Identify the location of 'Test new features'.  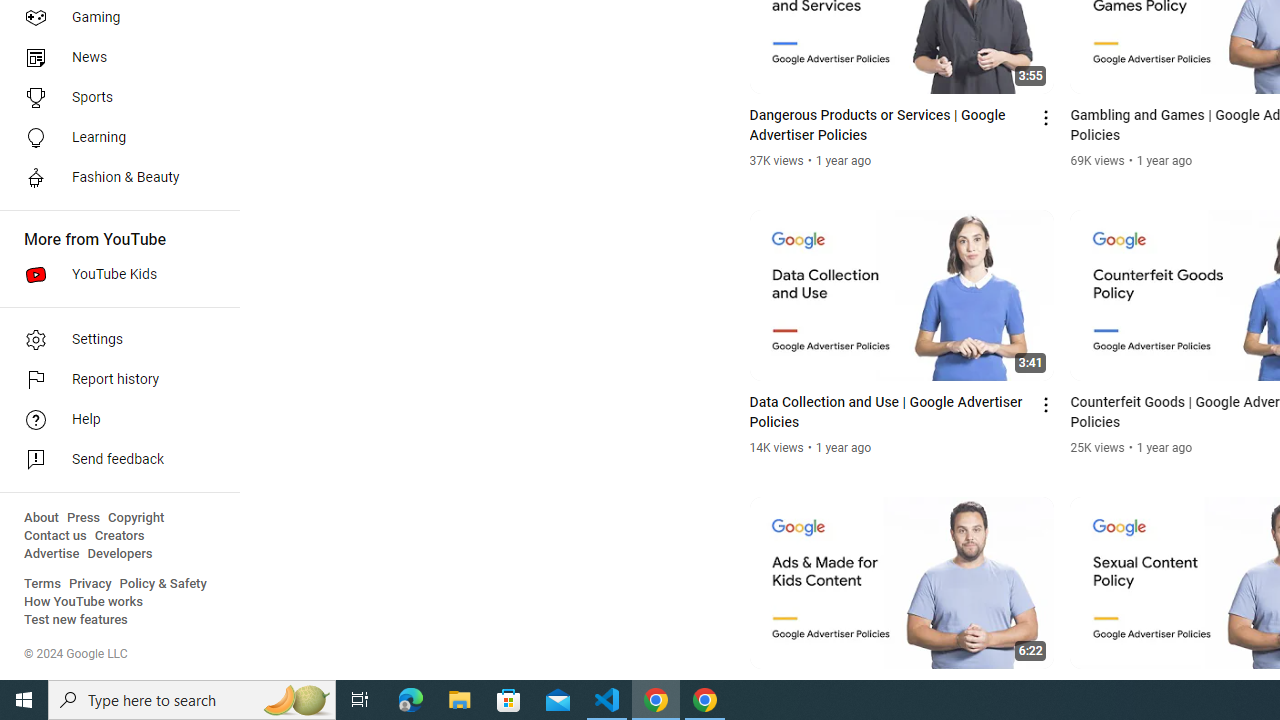
(76, 619).